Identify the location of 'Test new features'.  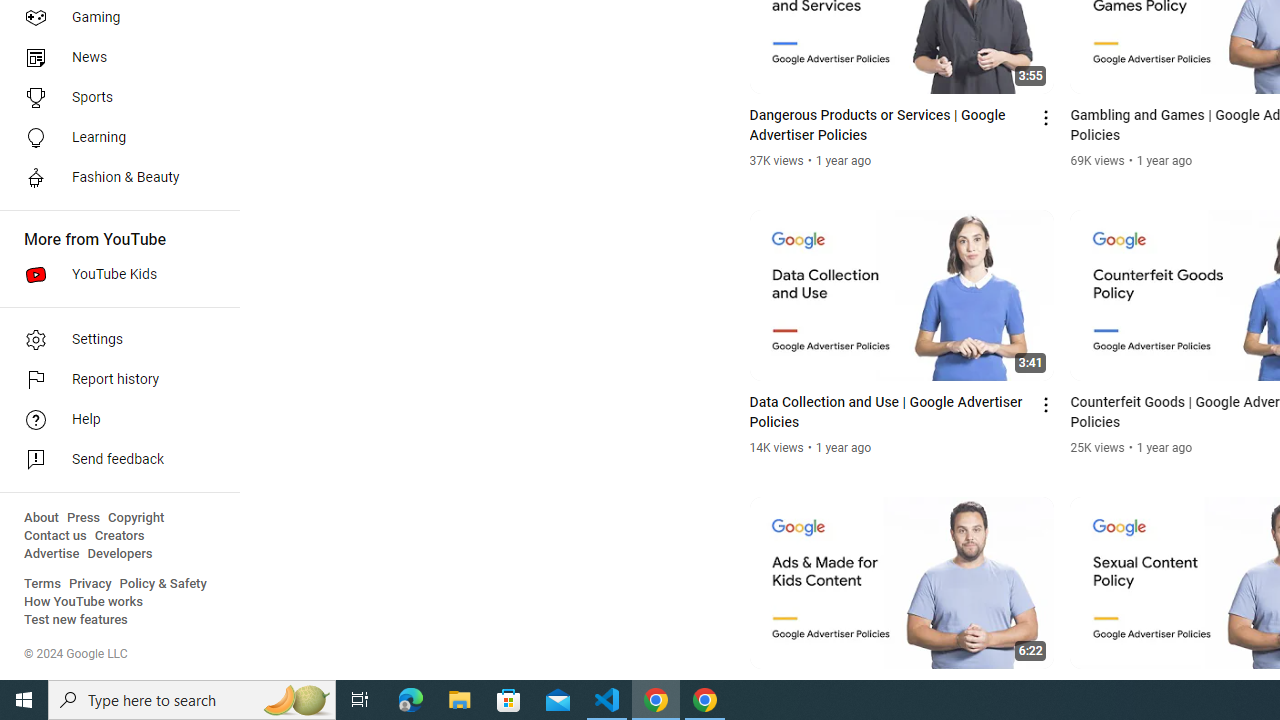
(76, 619).